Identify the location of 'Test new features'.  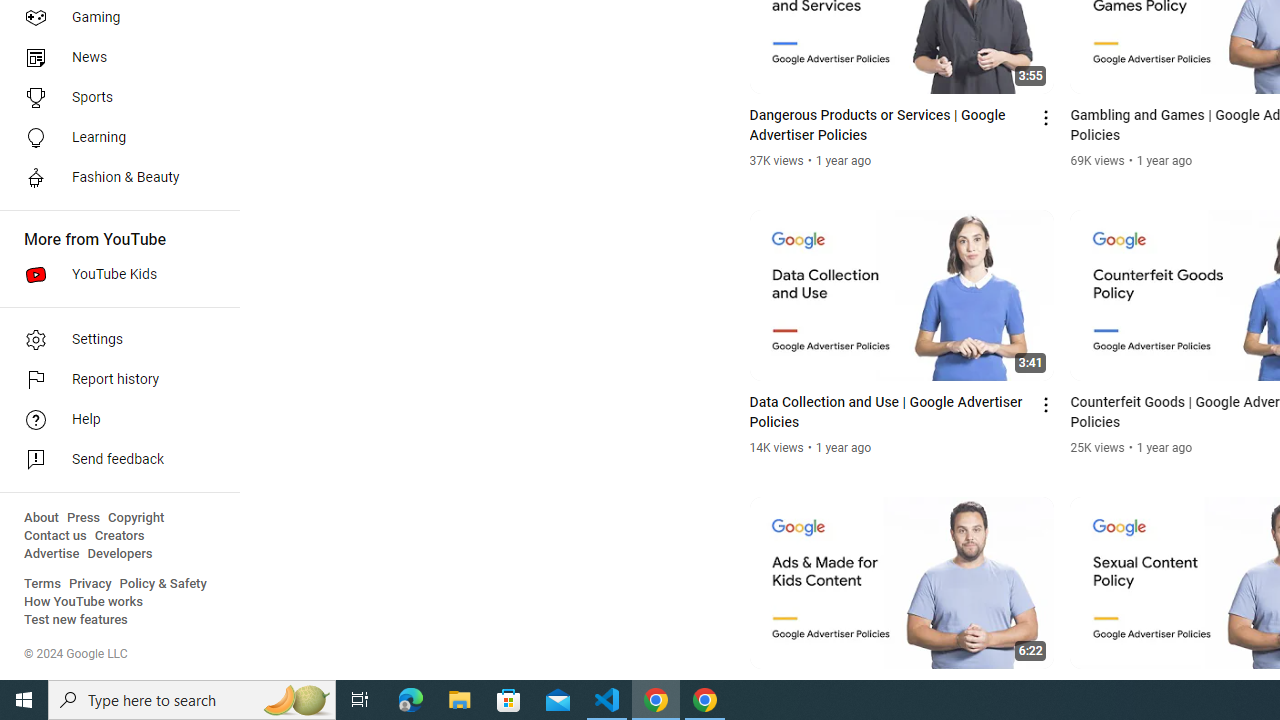
(76, 619).